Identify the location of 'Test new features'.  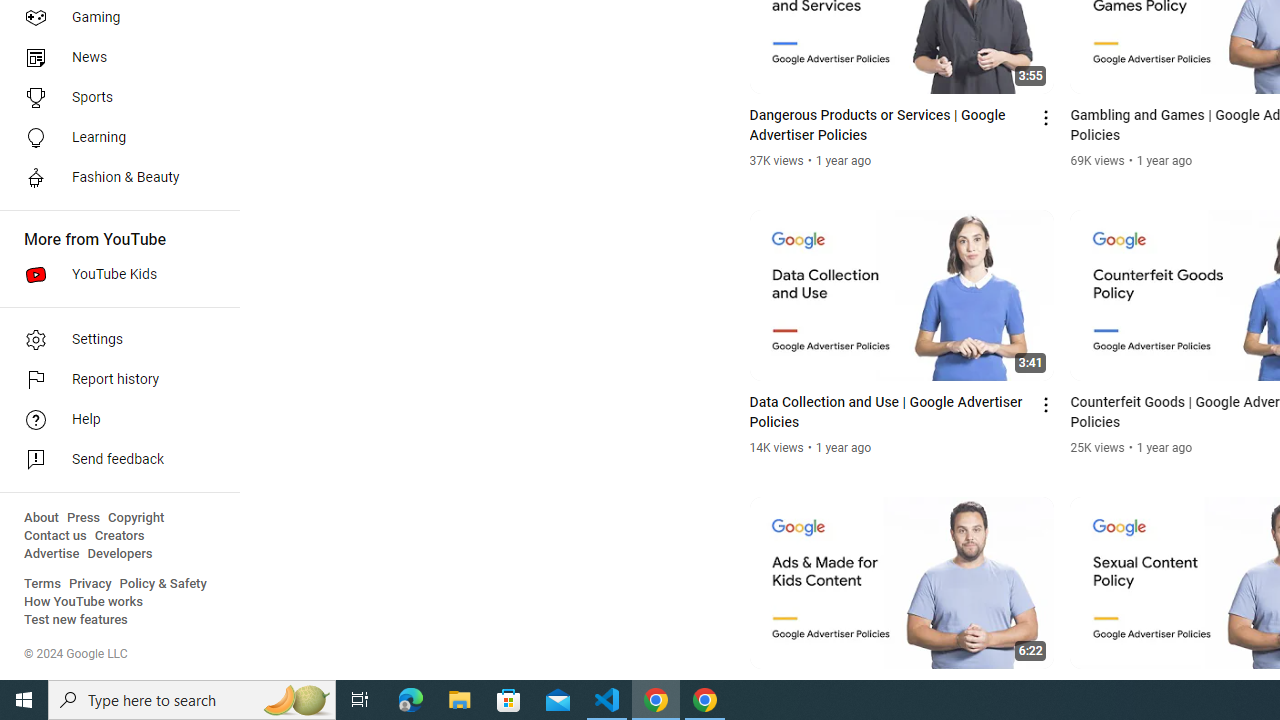
(76, 619).